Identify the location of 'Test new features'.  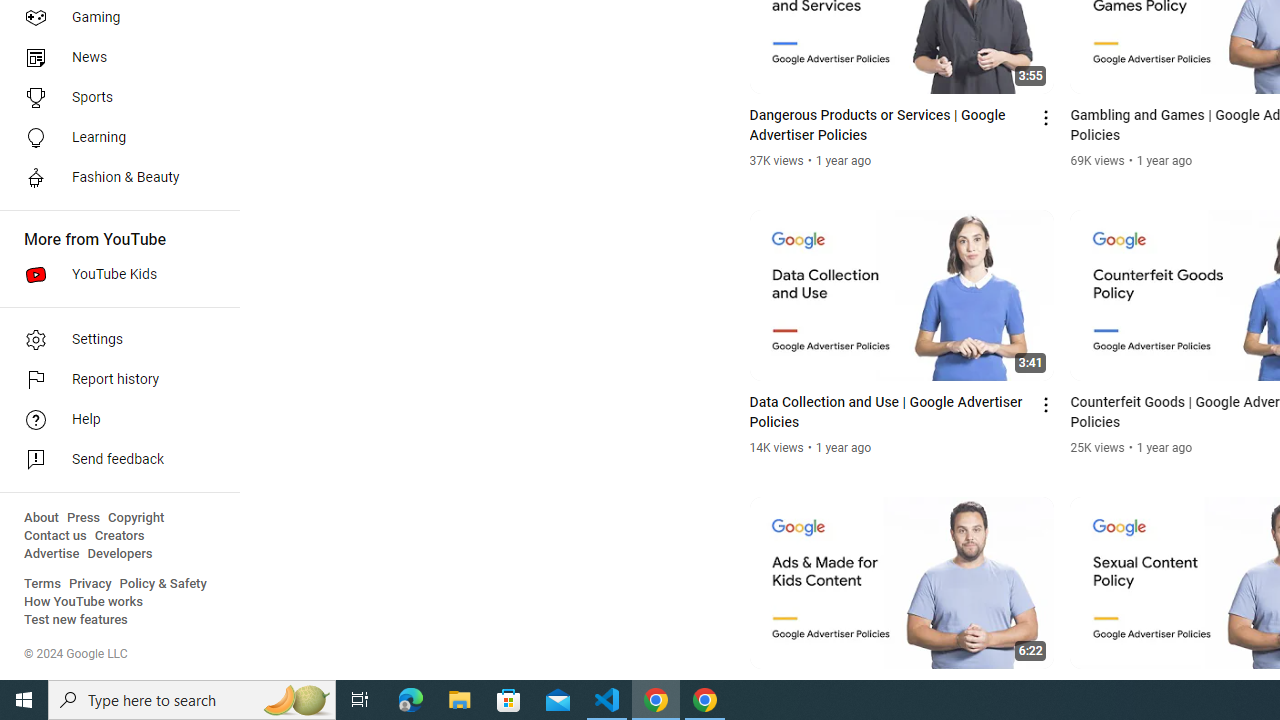
(76, 619).